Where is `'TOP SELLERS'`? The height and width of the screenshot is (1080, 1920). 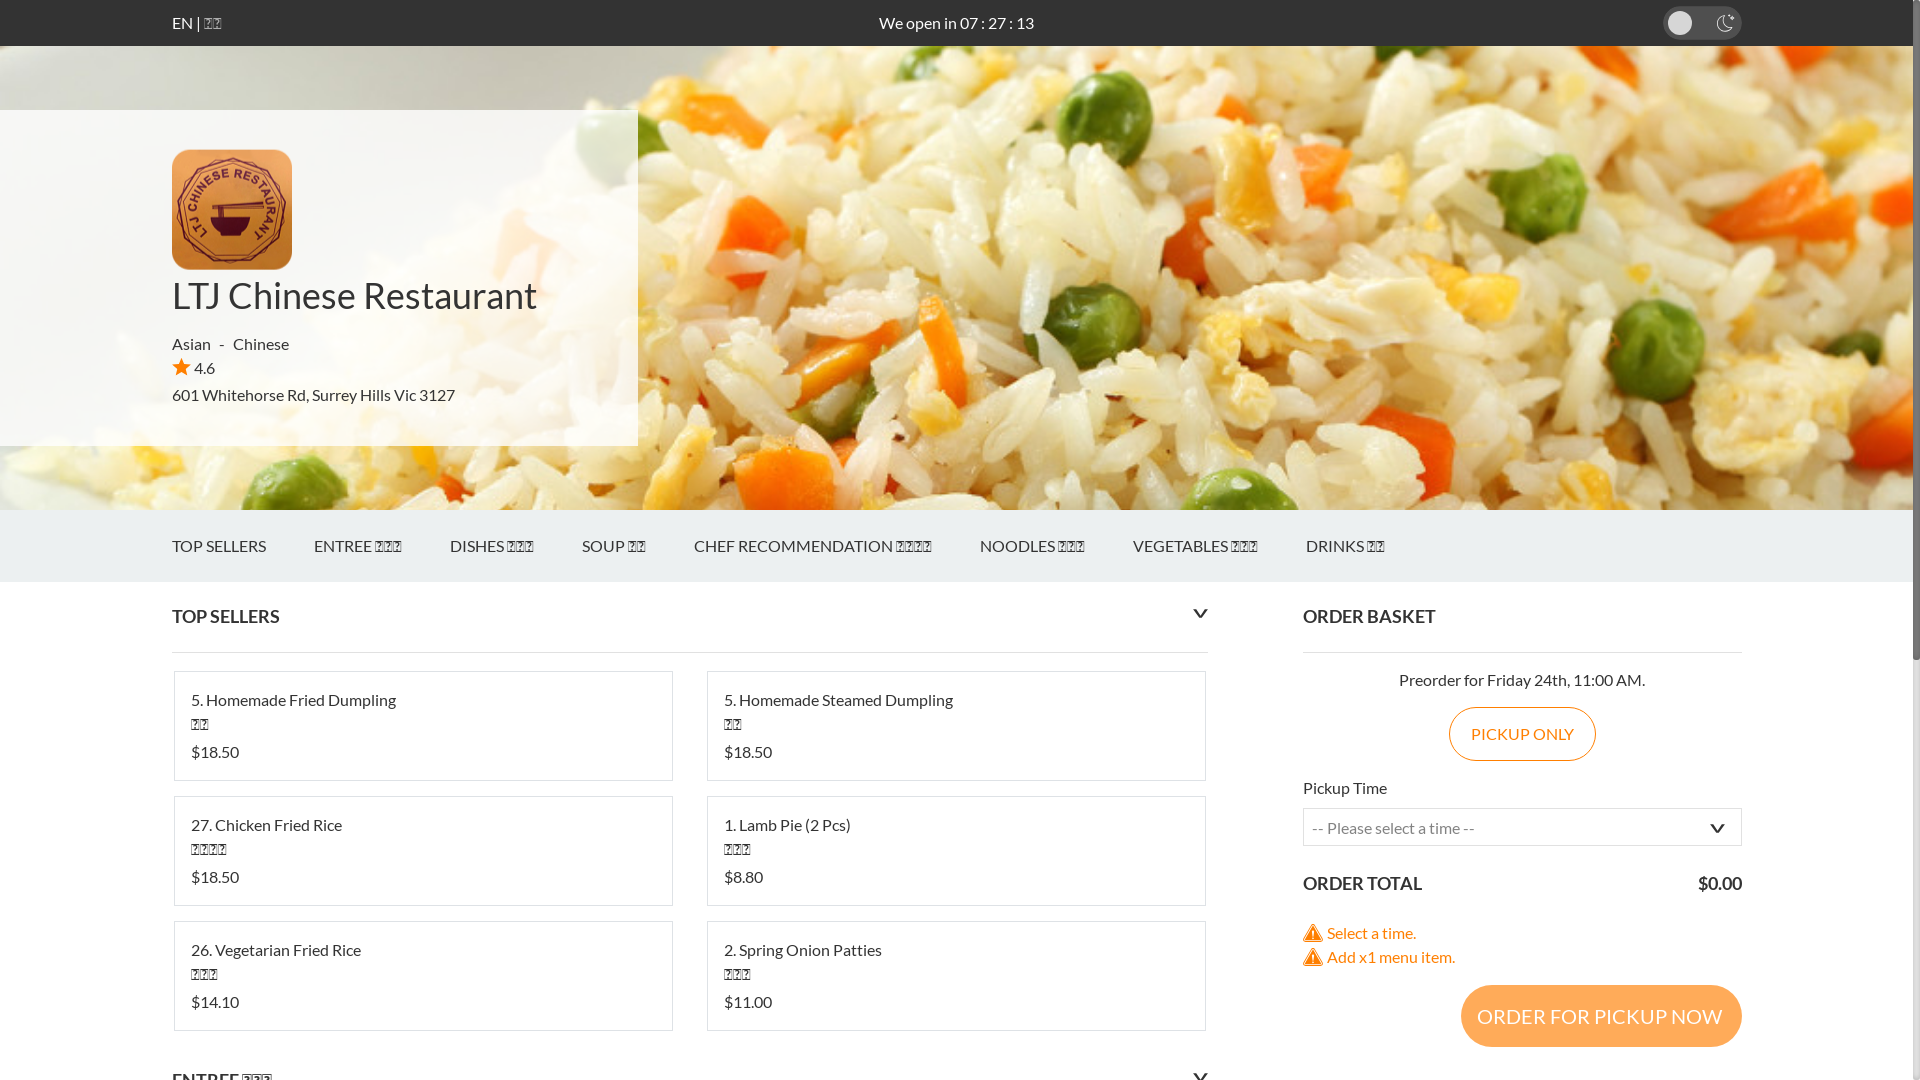
'TOP SELLERS' is located at coordinates (242, 546).